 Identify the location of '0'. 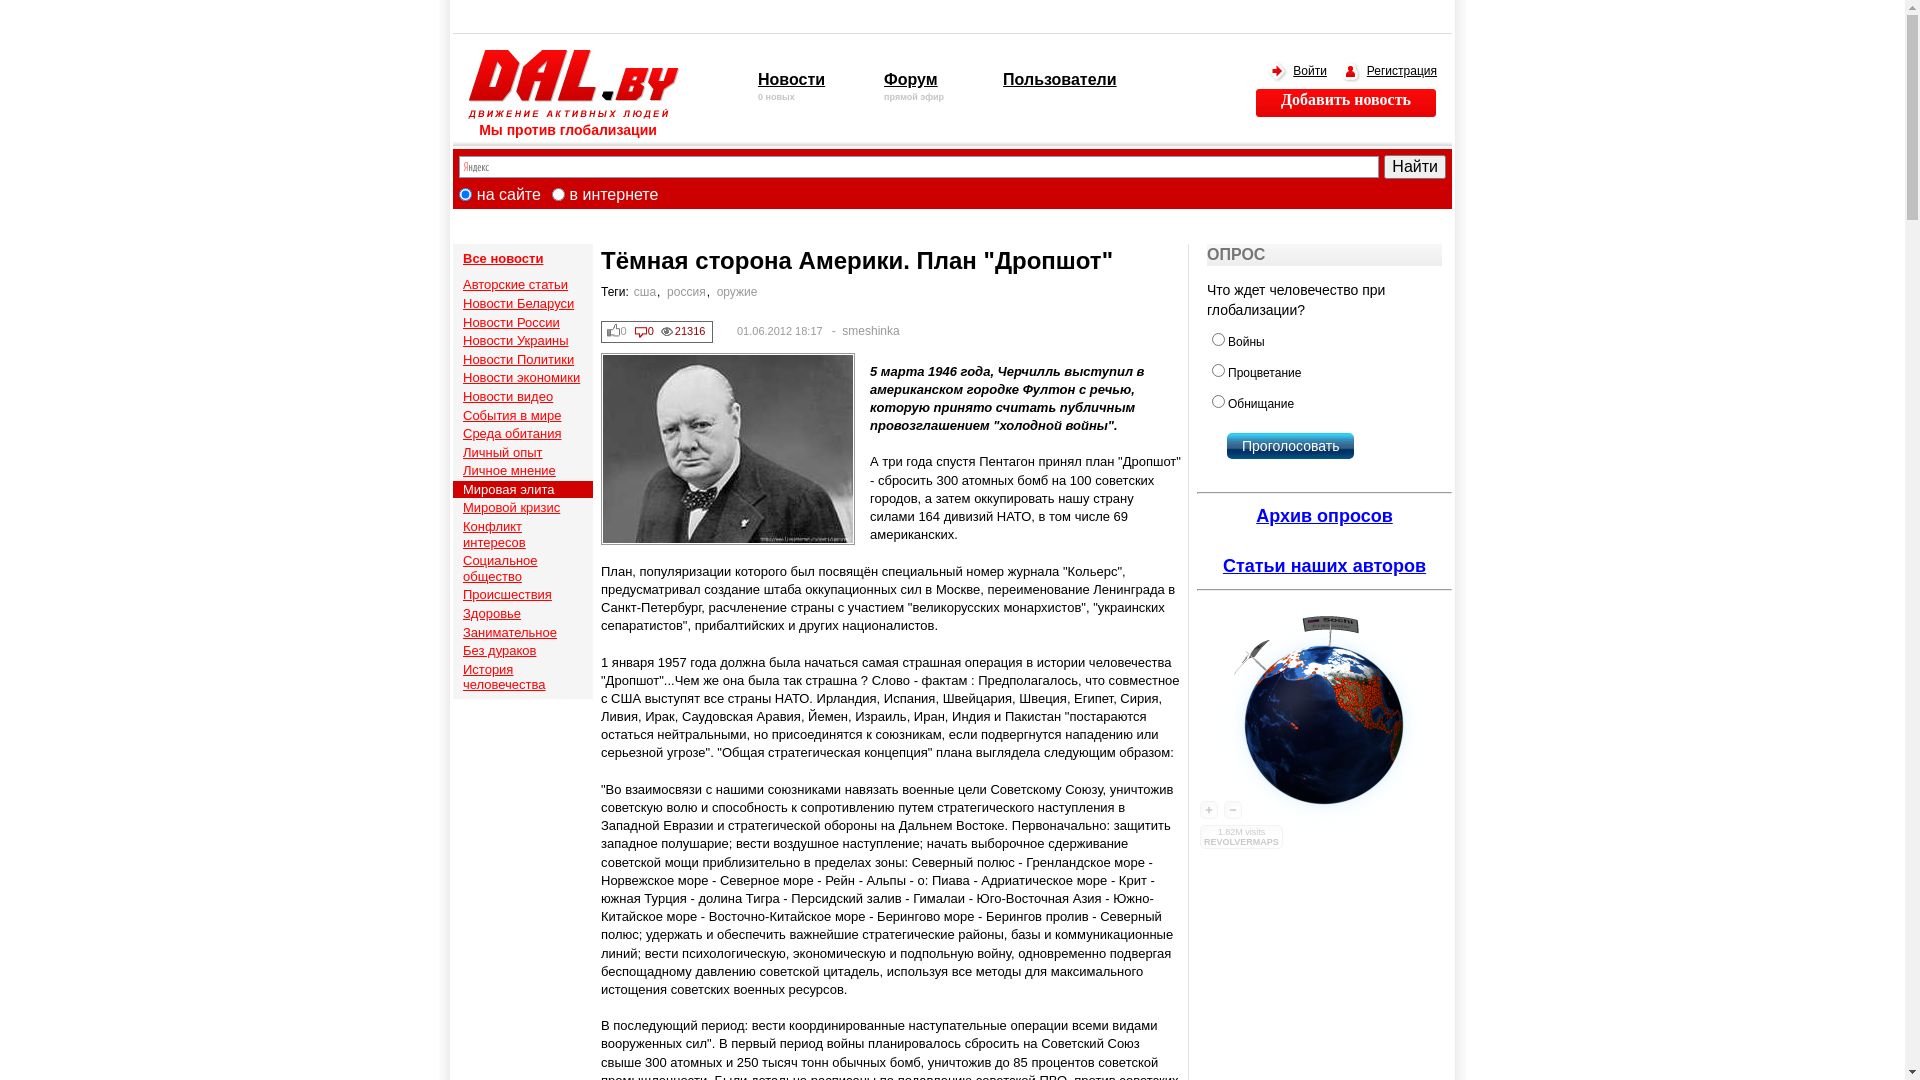
(617, 330).